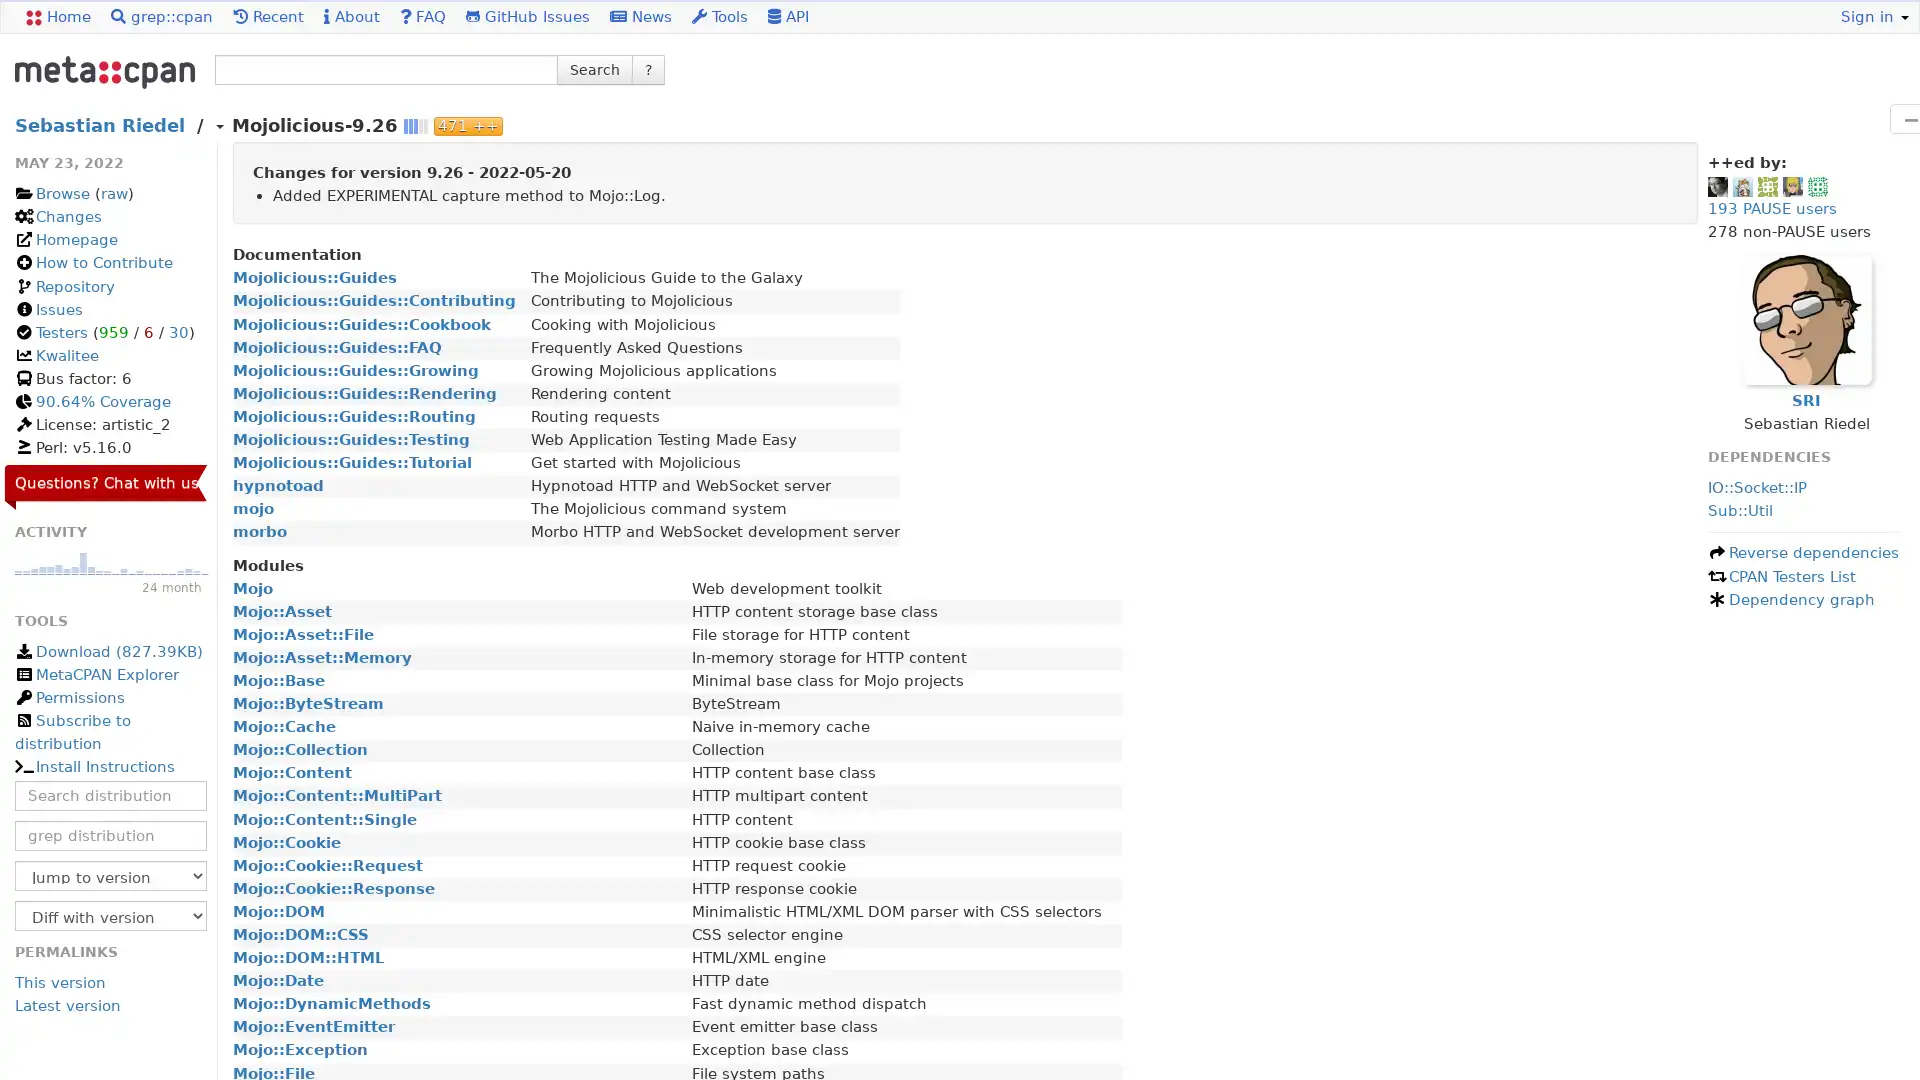 The width and height of the screenshot is (1920, 1080). Describe the element at coordinates (648, 68) in the screenshot. I see `?` at that location.